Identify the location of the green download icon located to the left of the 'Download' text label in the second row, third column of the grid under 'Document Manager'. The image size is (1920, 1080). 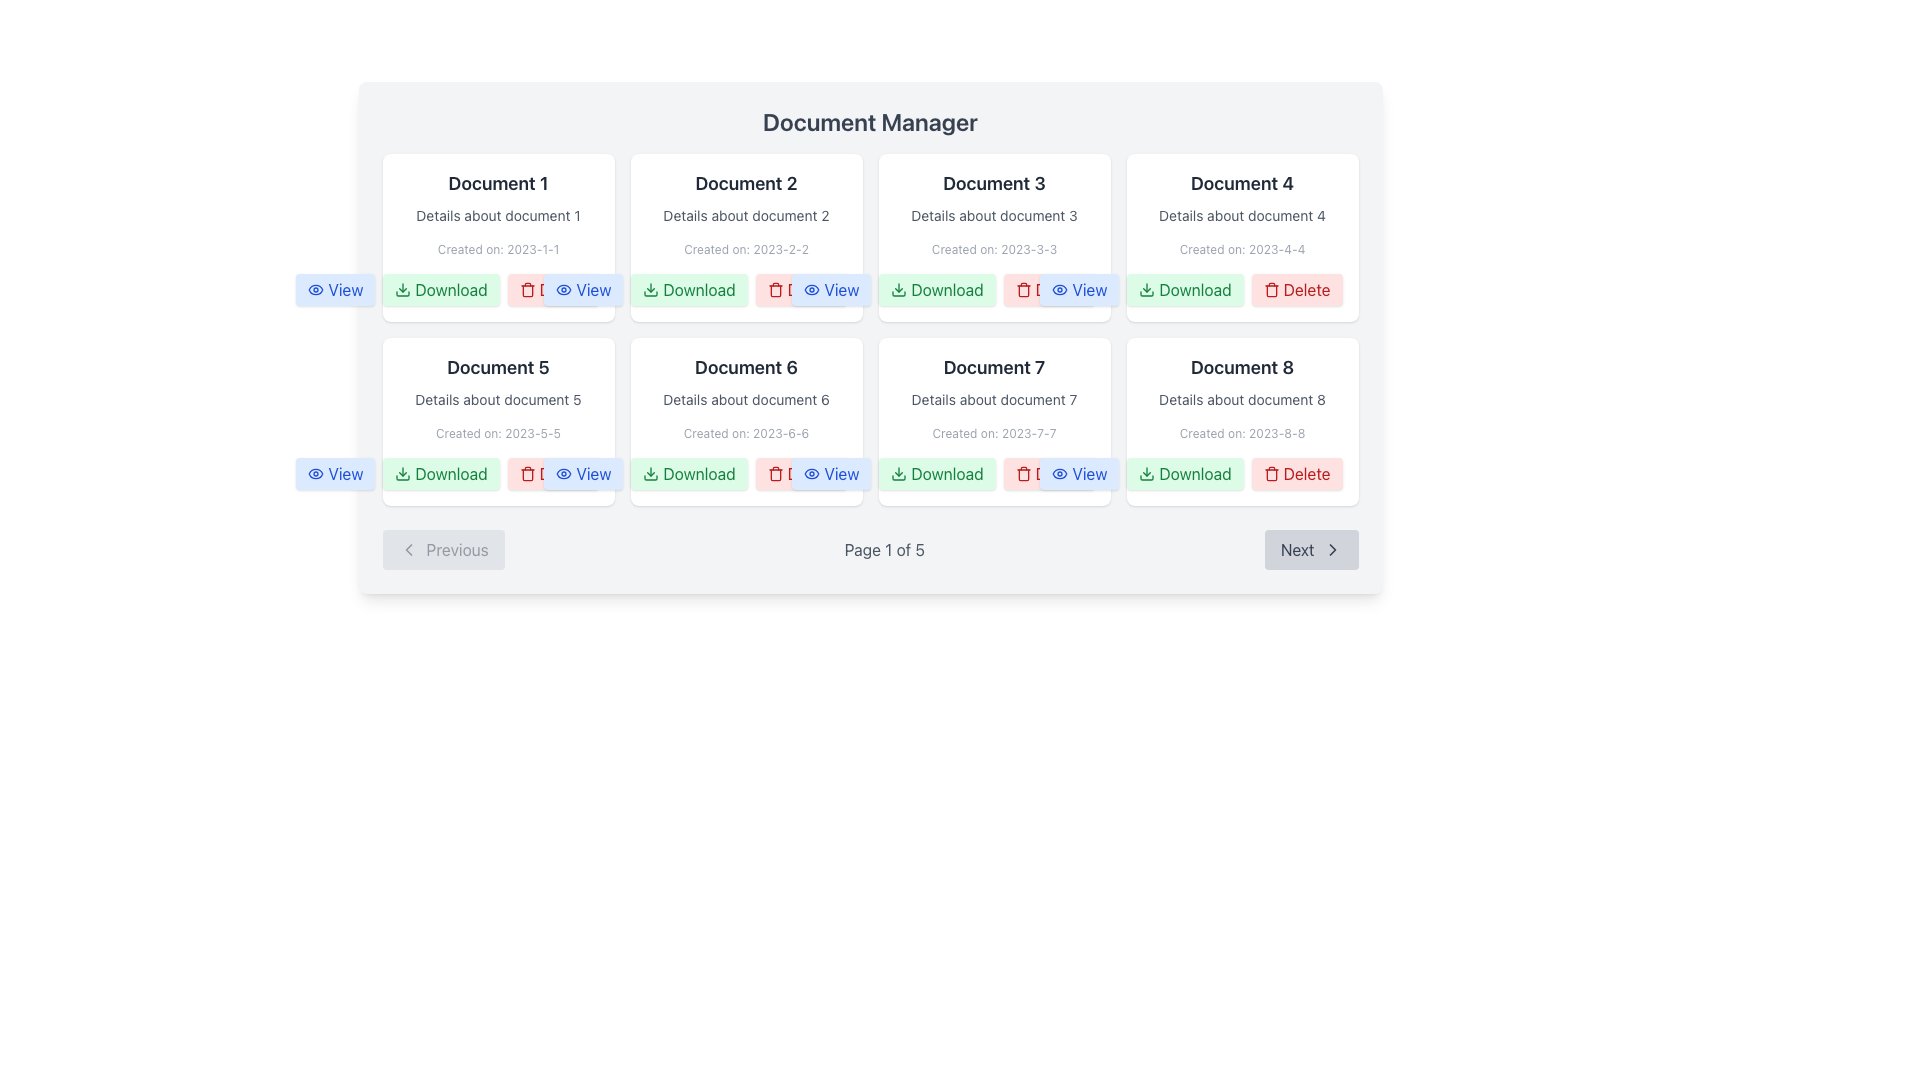
(898, 289).